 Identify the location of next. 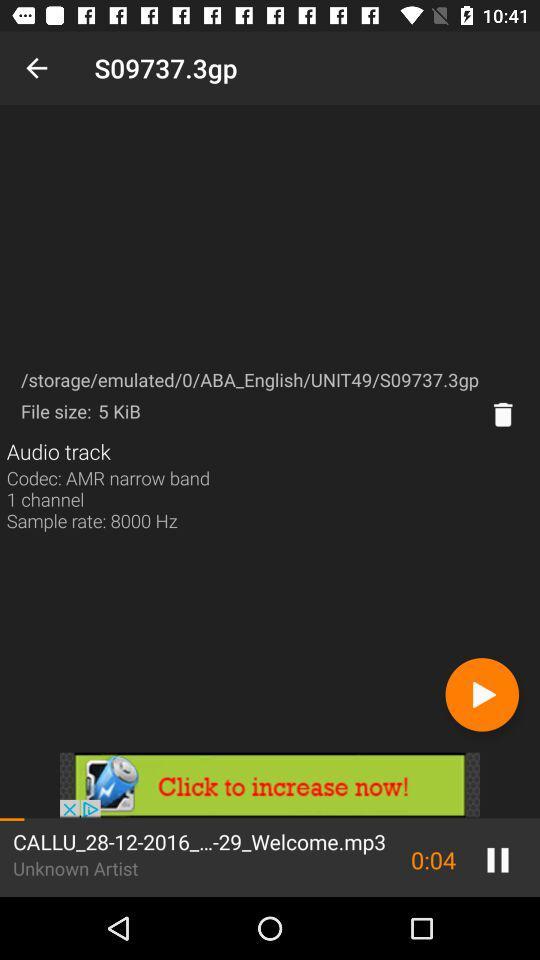
(481, 694).